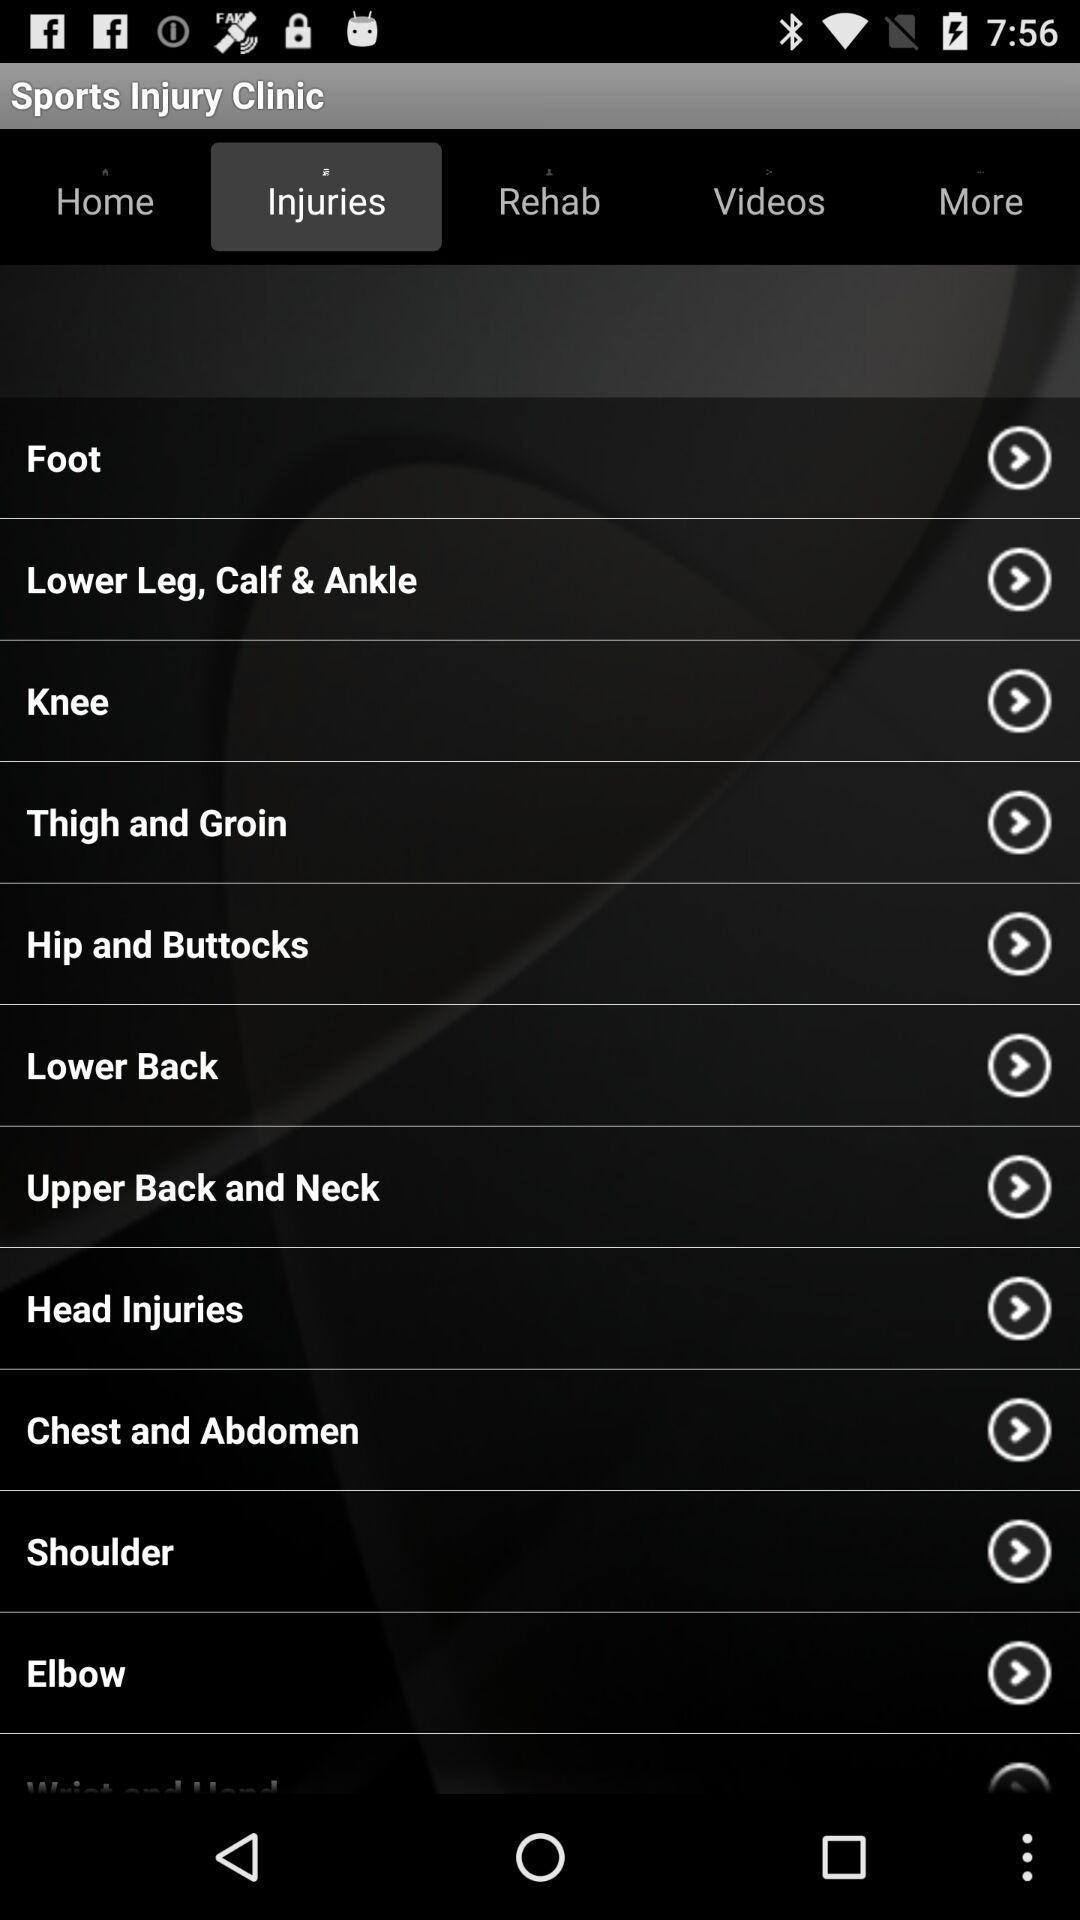  Describe the element at coordinates (1019, 822) in the screenshot. I see `item next to thigh and groin` at that location.